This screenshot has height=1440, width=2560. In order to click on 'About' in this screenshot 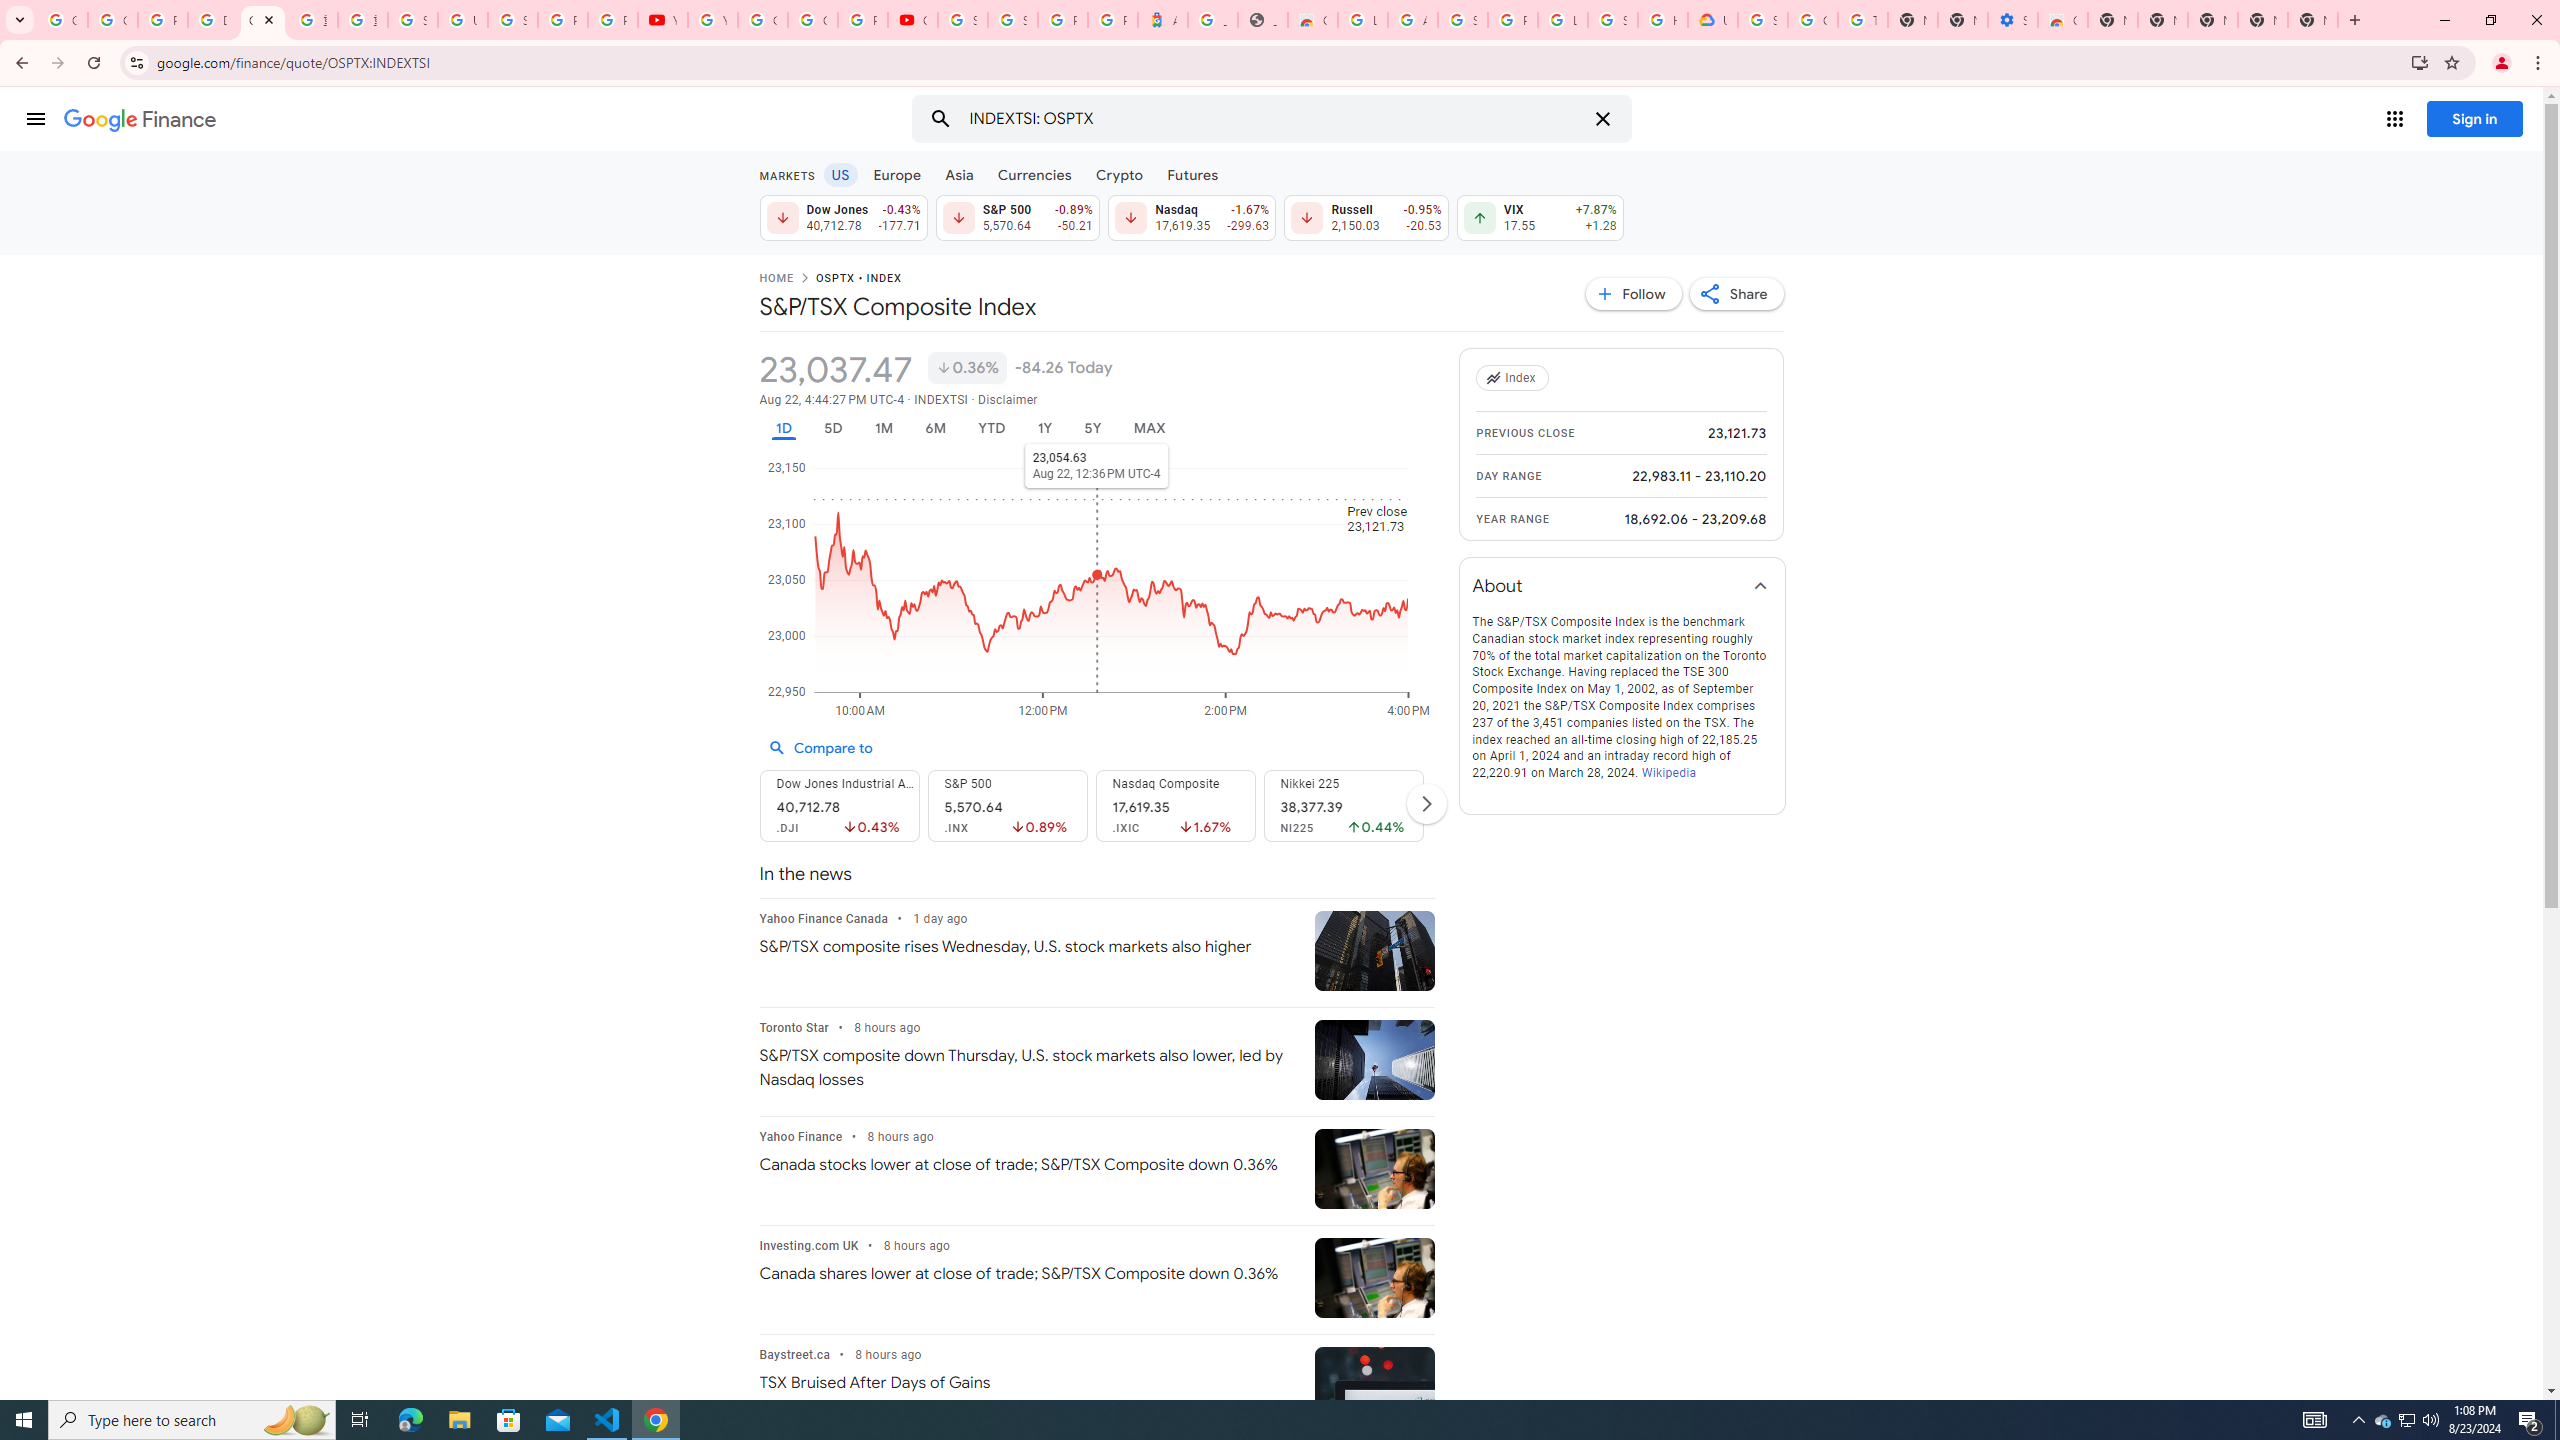, I will do `click(1622, 585)`.